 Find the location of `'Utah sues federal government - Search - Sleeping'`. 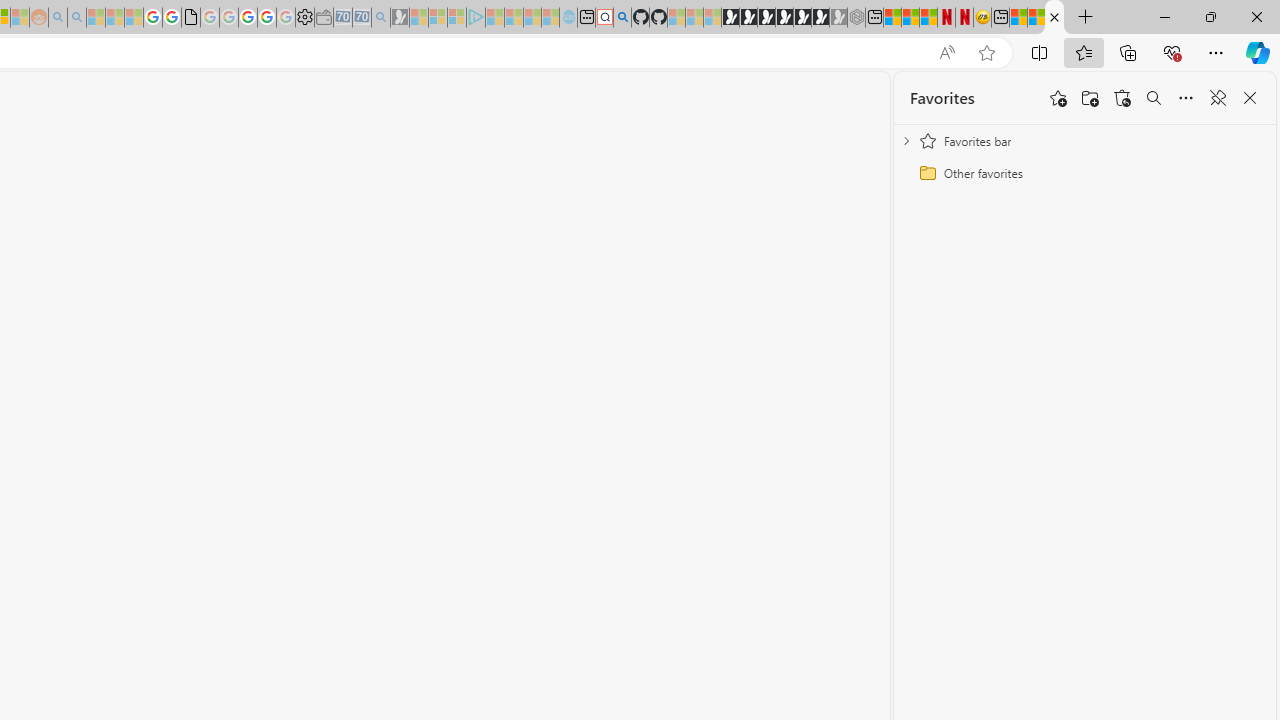

'Utah sues federal government - Search - Sleeping' is located at coordinates (76, 17).